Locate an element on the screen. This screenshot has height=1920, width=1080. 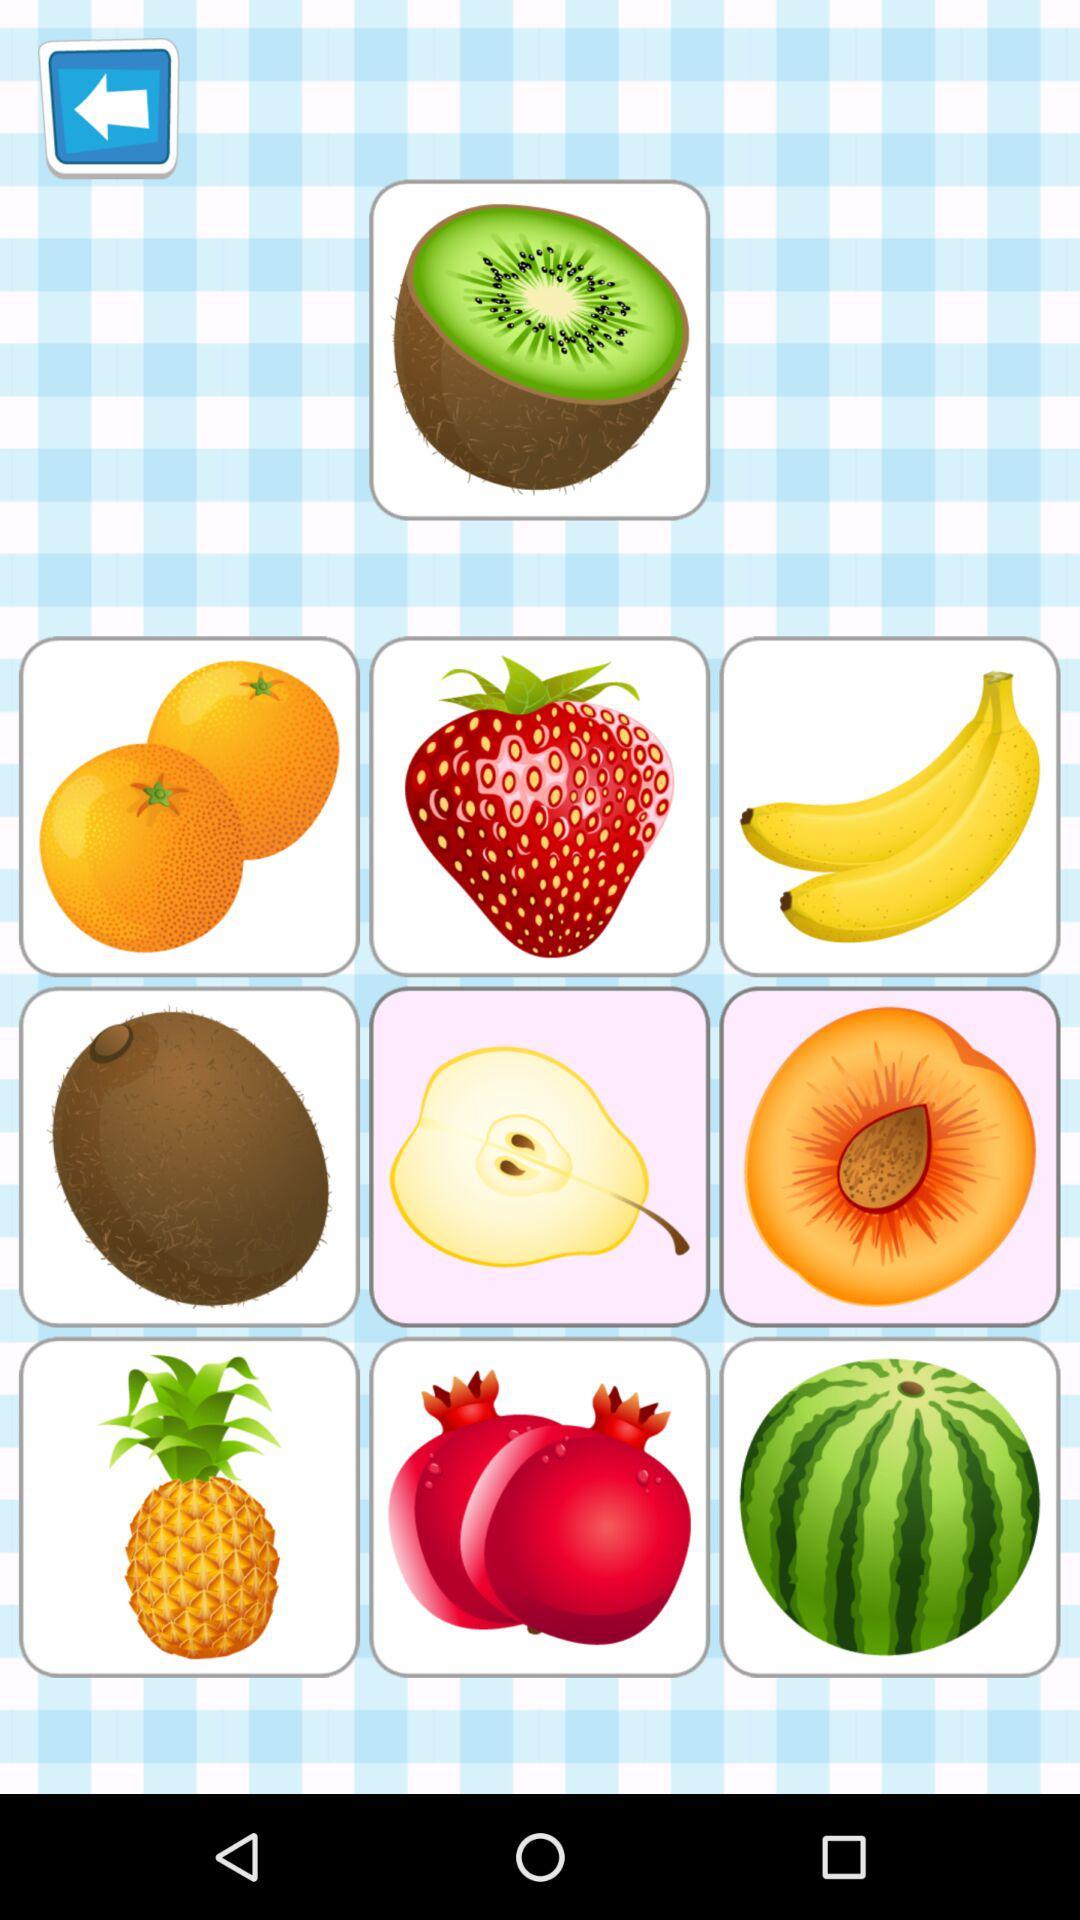
kiwi image is located at coordinates (538, 349).